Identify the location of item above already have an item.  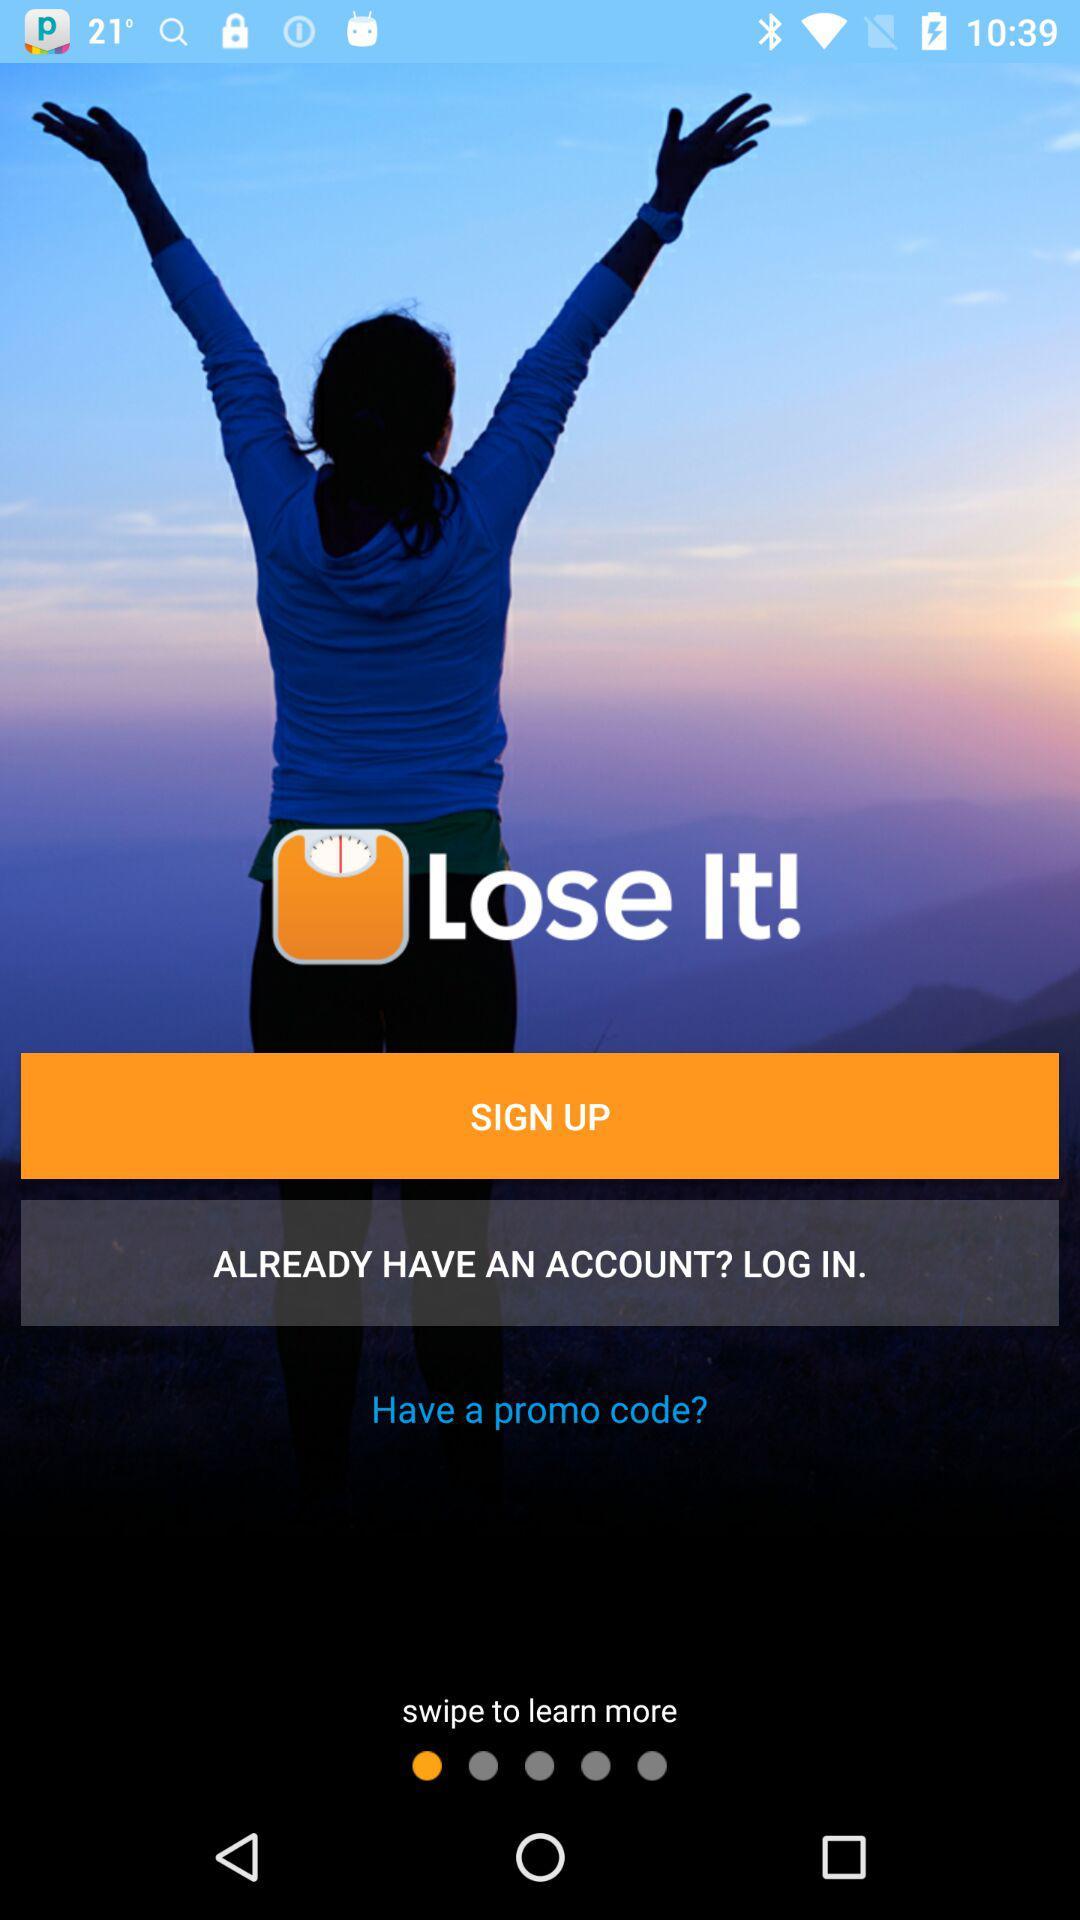
(540, 1114).